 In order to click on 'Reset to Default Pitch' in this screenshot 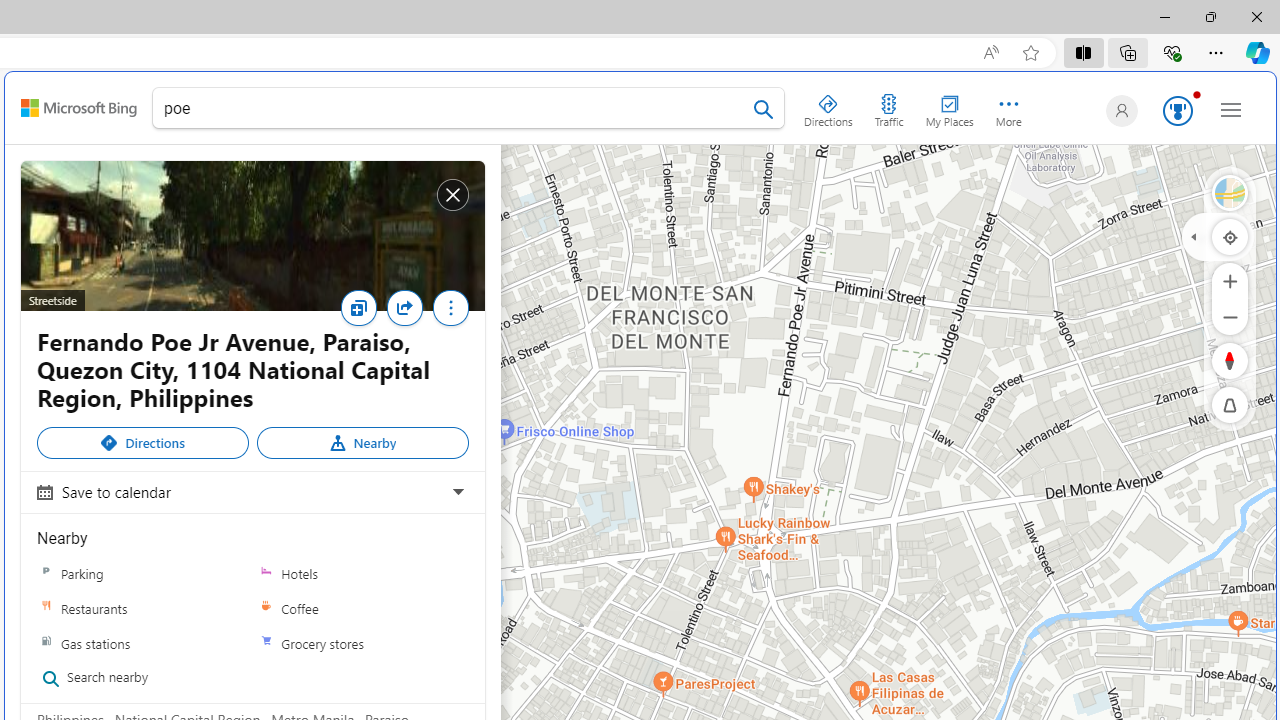, I will do `click(1229, 405)`.